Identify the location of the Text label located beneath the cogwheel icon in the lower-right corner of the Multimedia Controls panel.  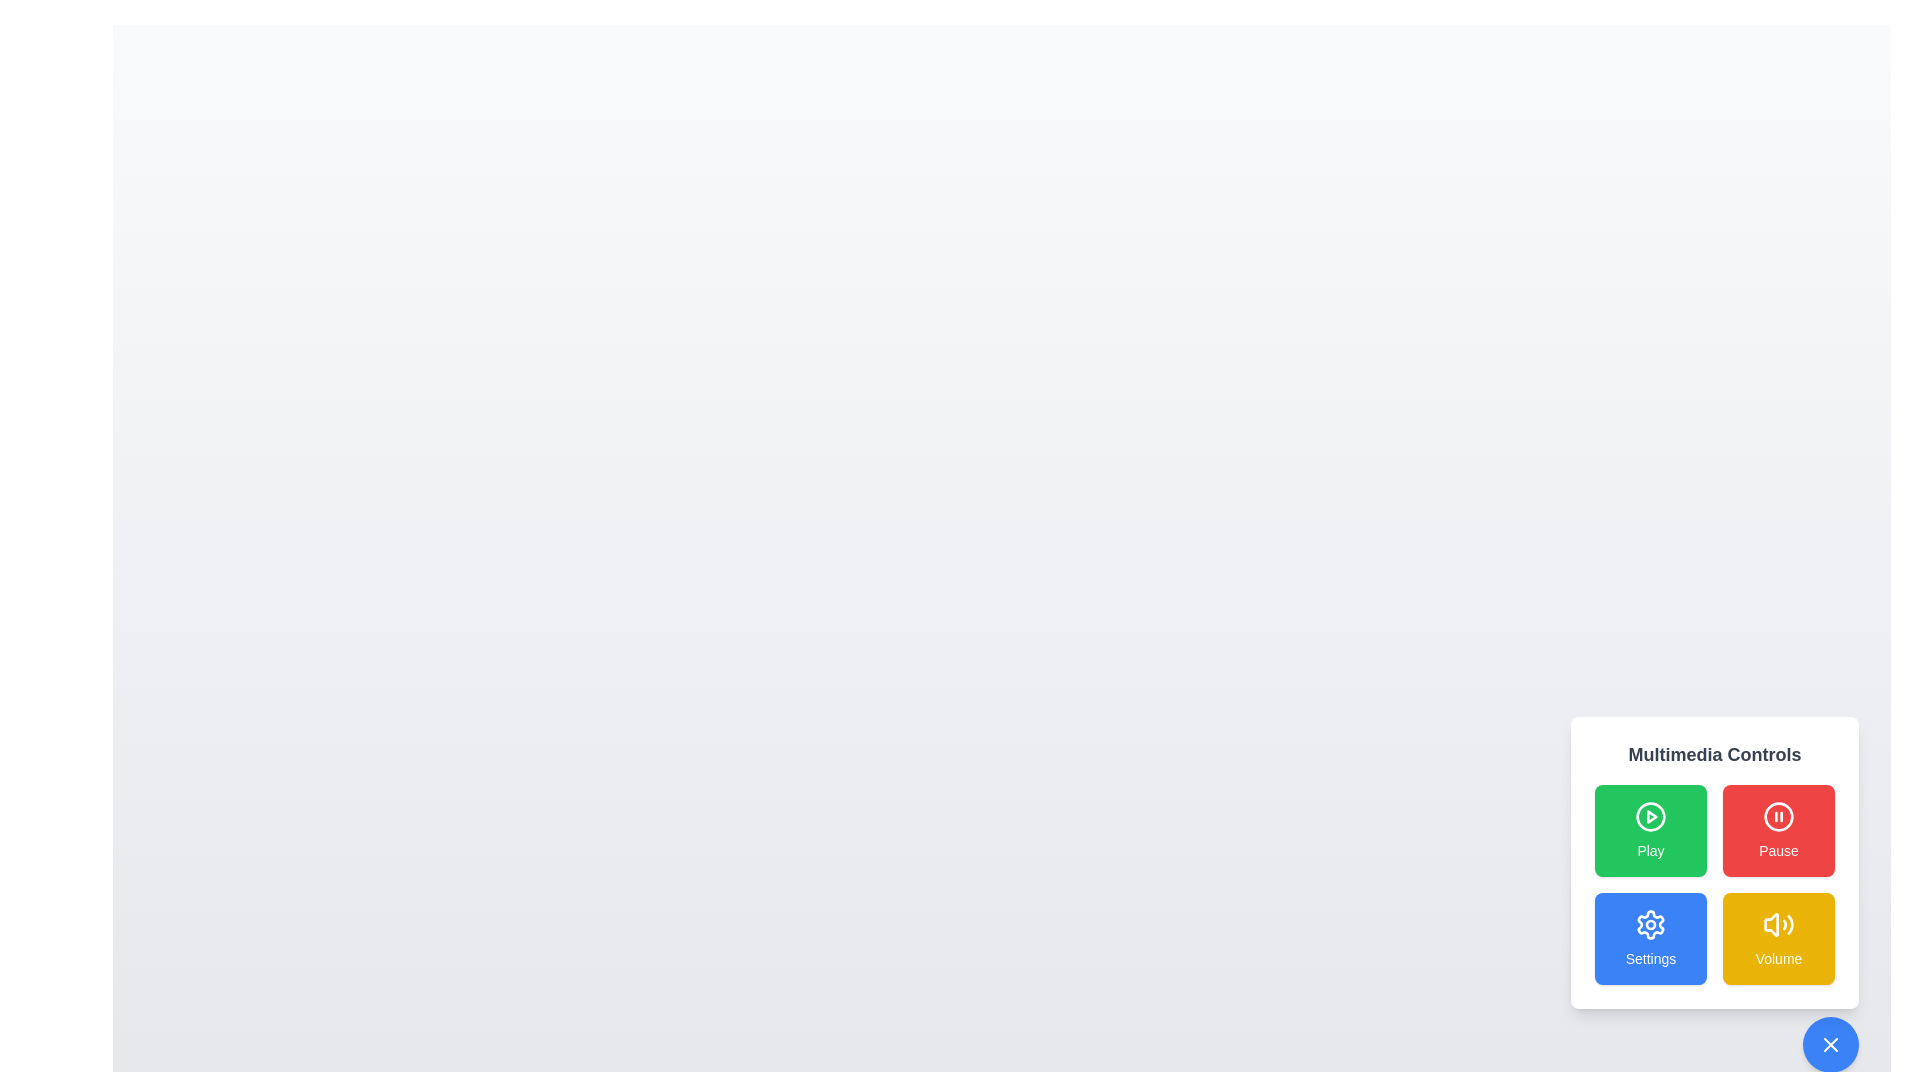
(1651, 958).